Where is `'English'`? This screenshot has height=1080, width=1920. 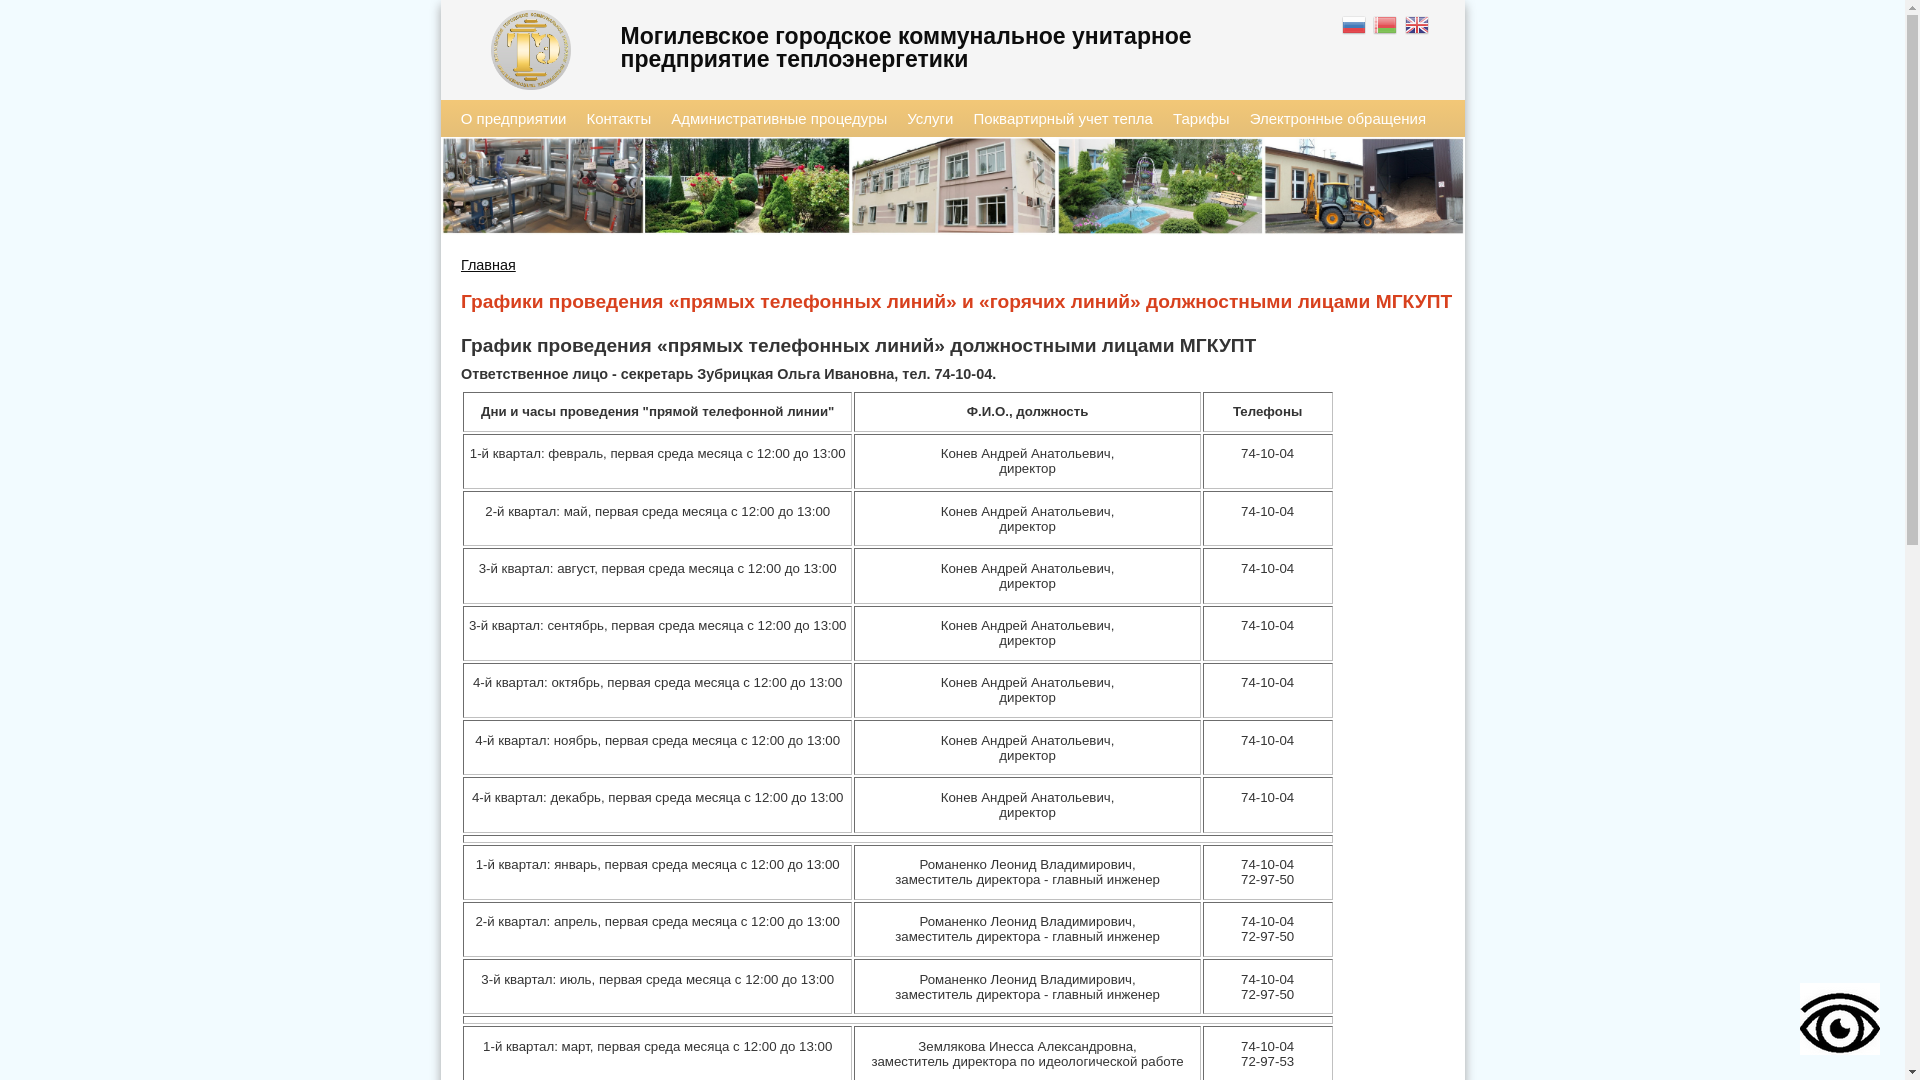 'English' is located at coordinates (1416, 27).